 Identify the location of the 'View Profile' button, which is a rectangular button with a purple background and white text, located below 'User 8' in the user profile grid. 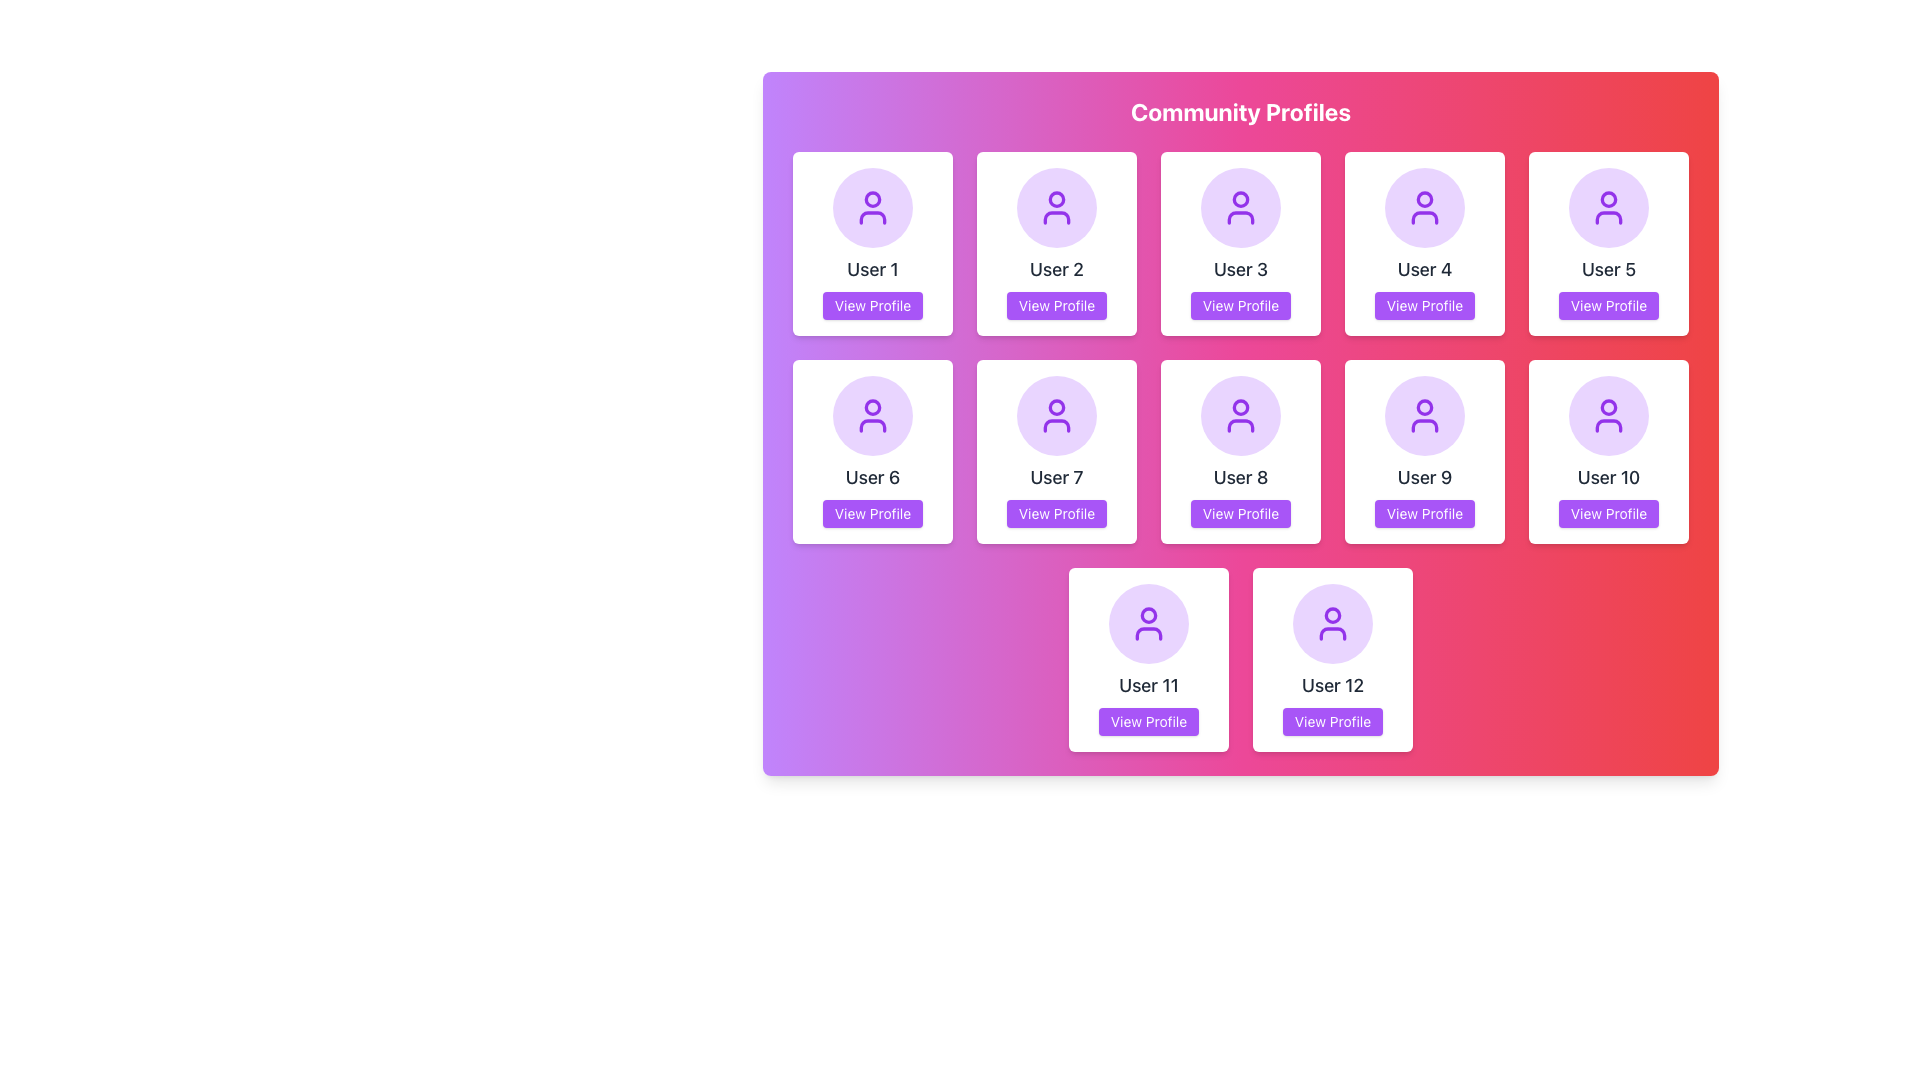
(1238, 512).